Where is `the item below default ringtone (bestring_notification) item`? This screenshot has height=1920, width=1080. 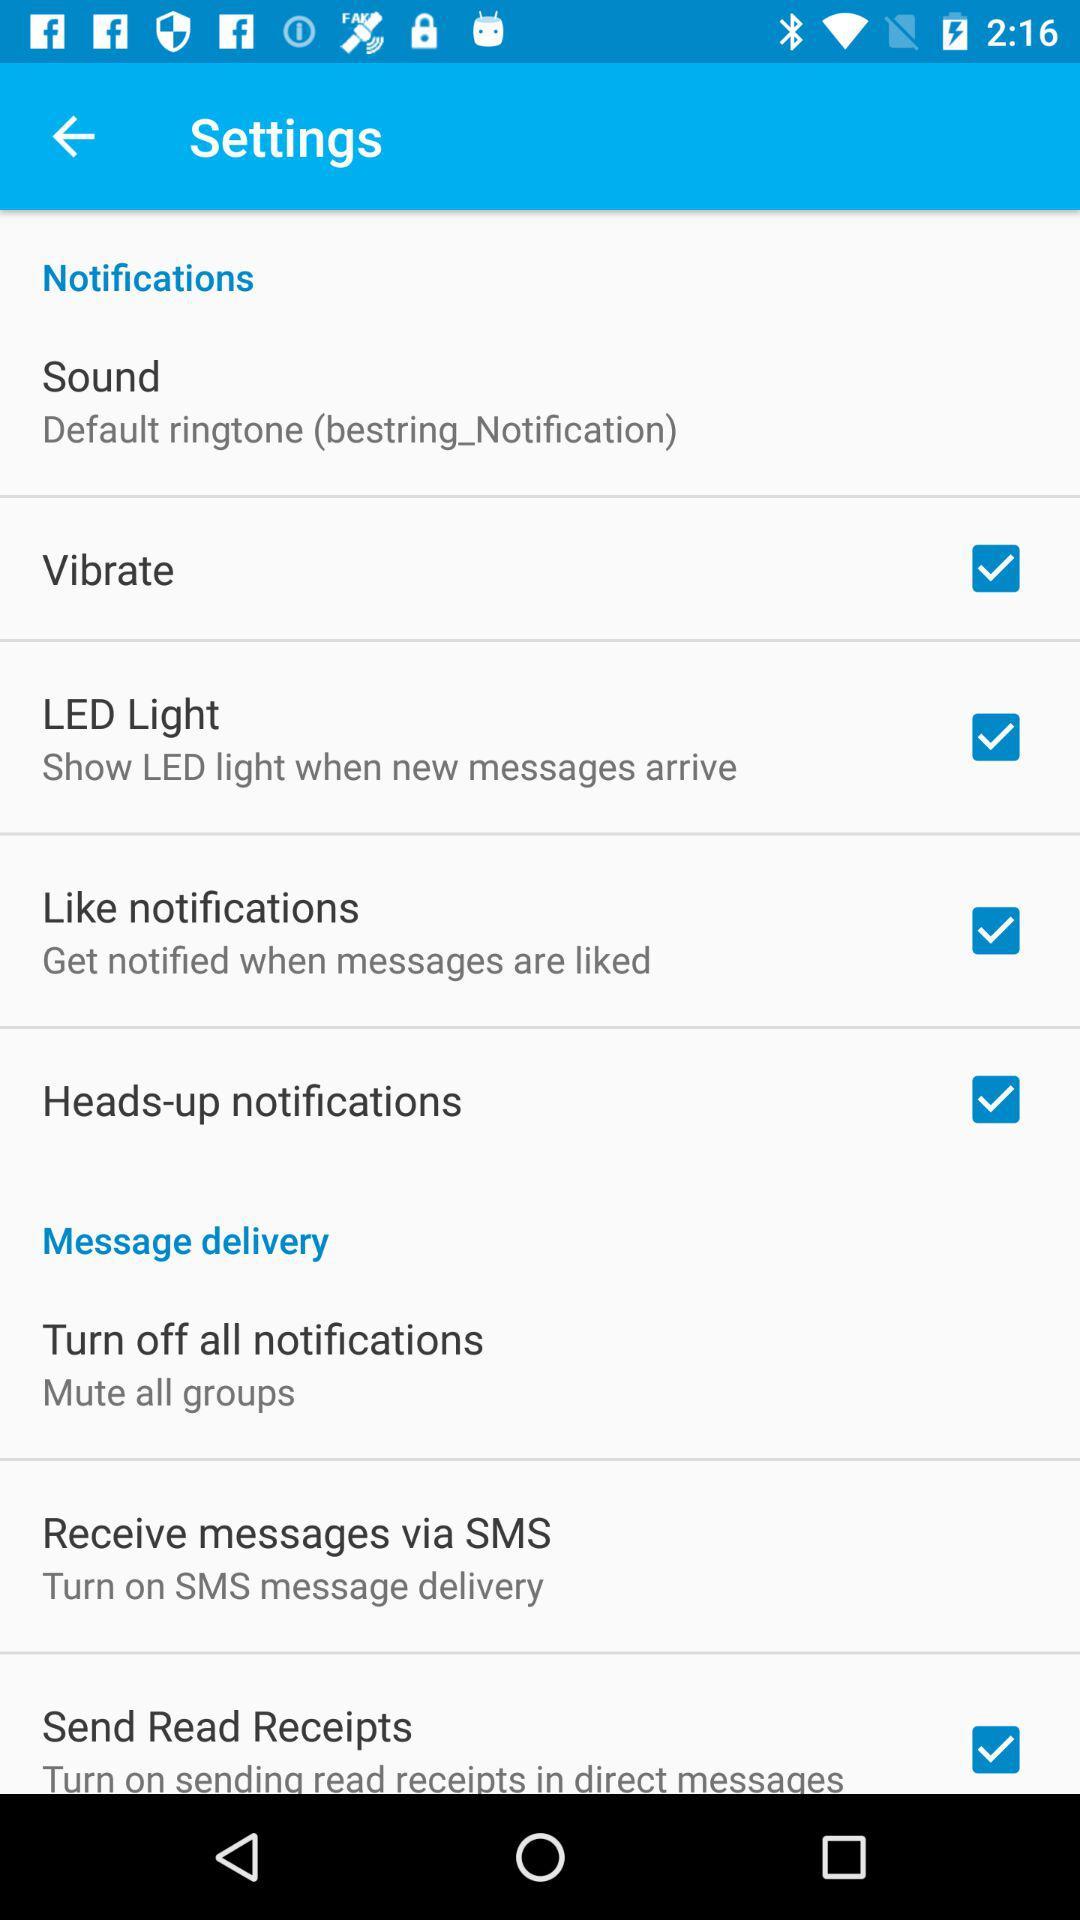
the item below default ringtone (bestring_notification) item is located at coordinates (108, 567).